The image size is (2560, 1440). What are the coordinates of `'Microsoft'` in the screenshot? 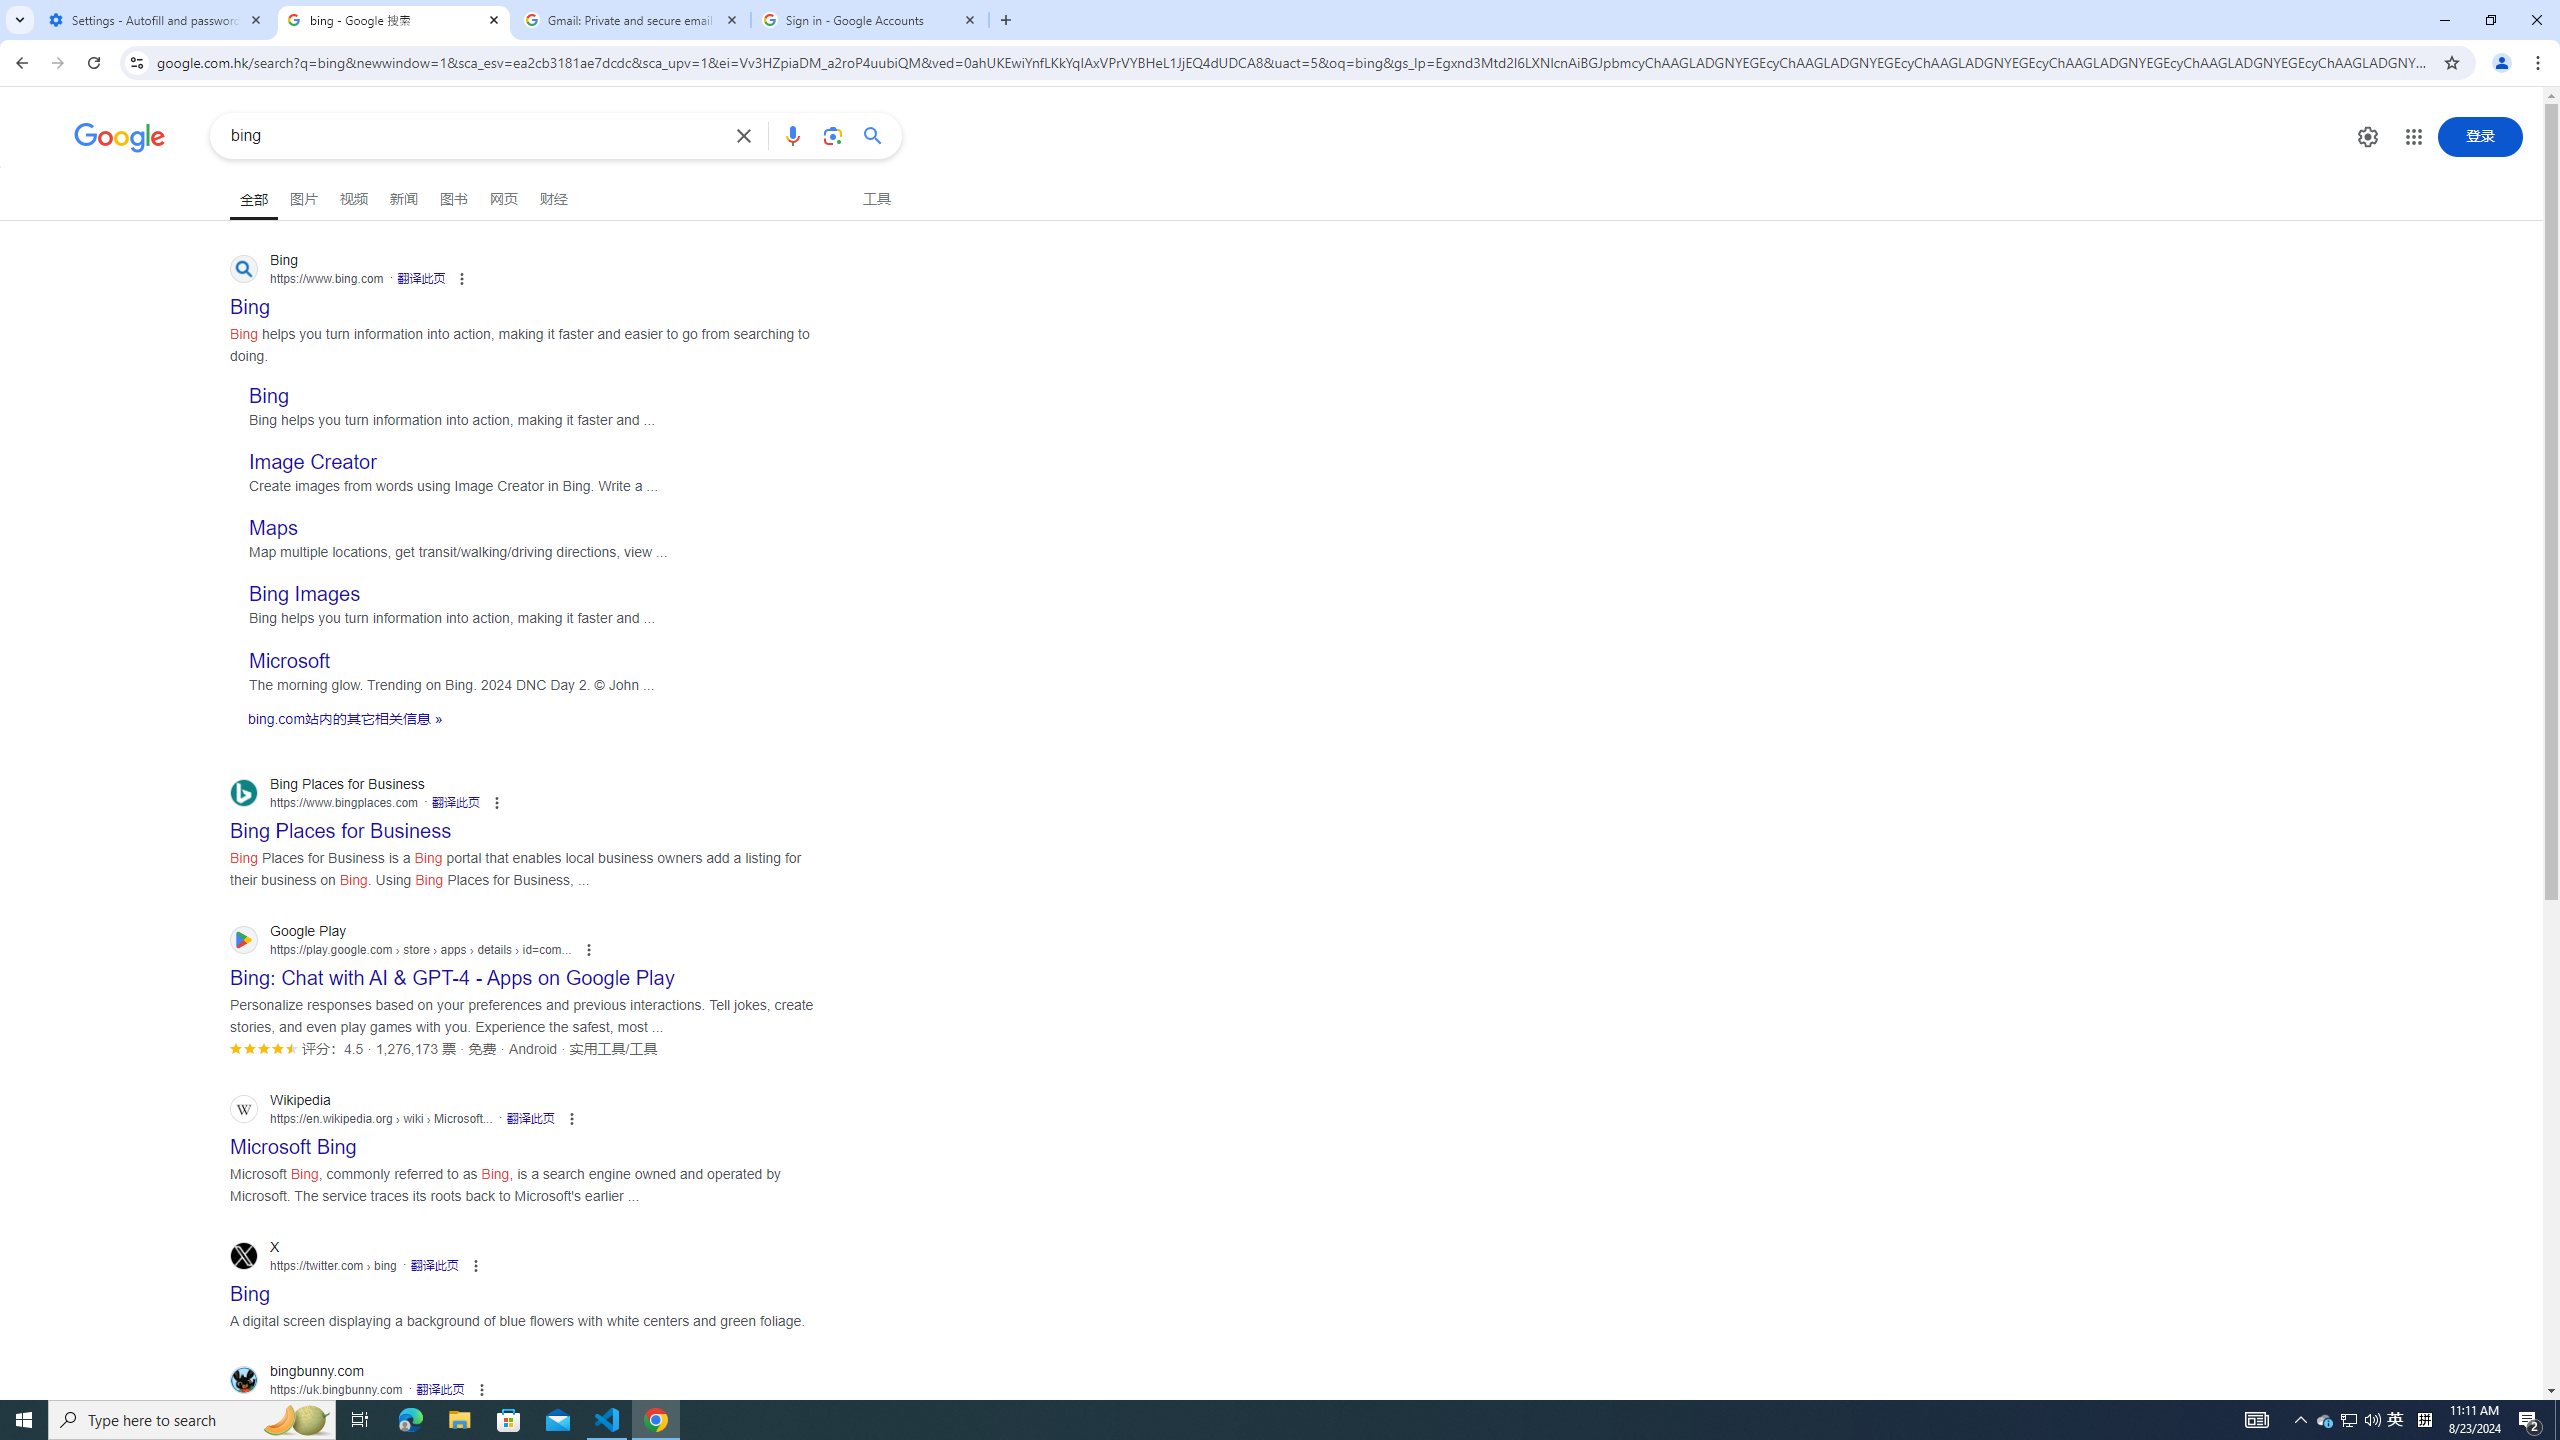 It's located at (289, 659).